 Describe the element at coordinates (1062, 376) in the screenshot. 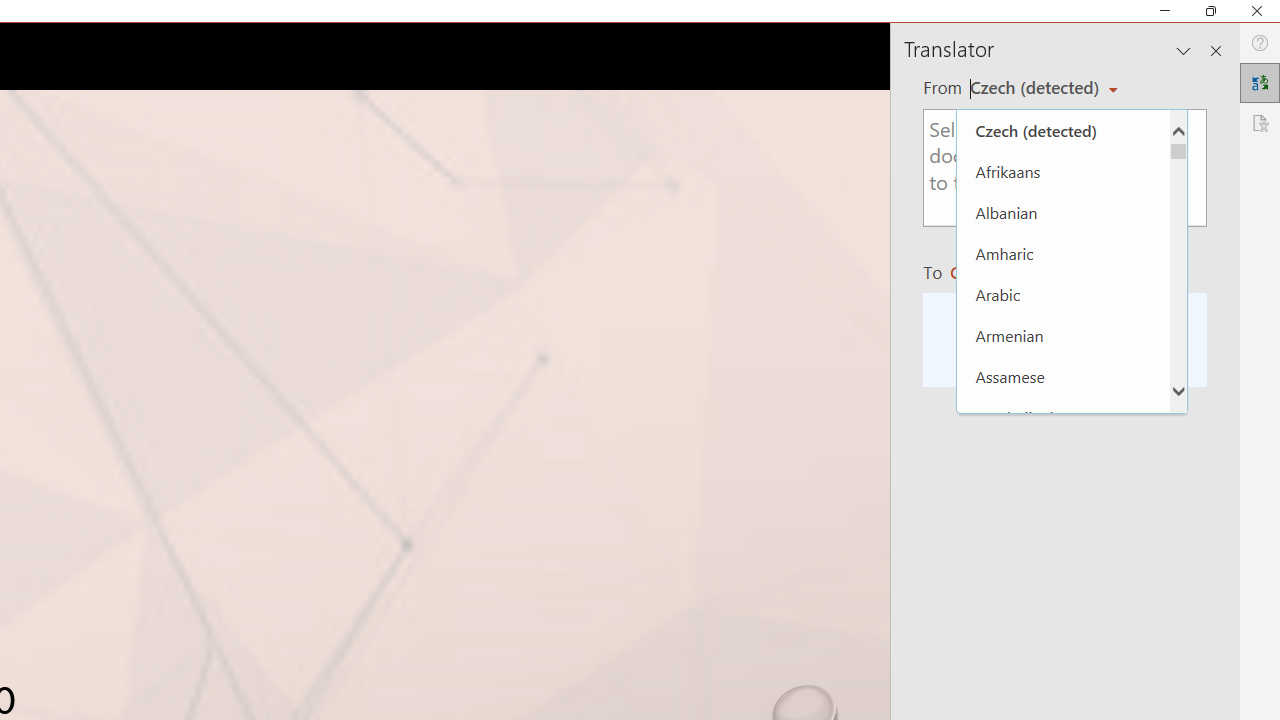

I see `'Assamese'` at that location.